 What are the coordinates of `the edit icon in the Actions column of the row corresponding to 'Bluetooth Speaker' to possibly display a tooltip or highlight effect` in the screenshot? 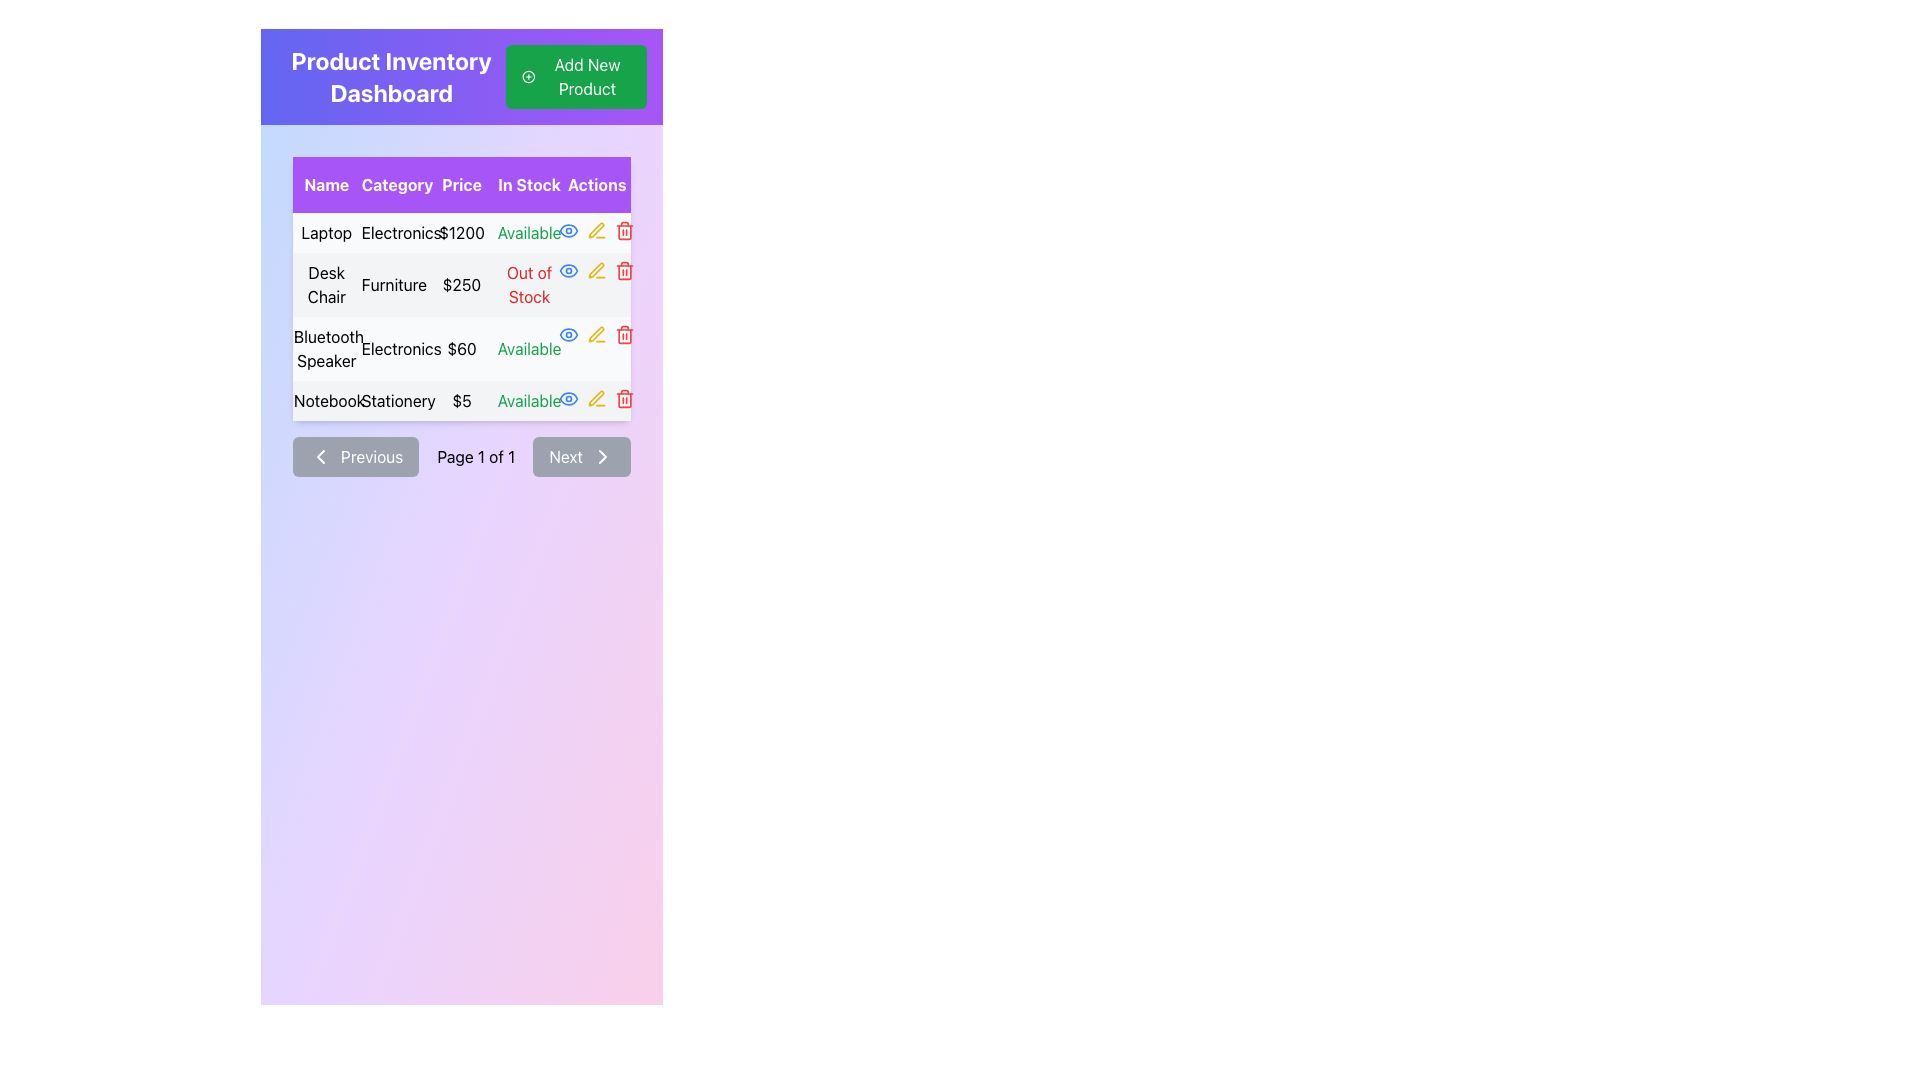 It's located at (595, 270).